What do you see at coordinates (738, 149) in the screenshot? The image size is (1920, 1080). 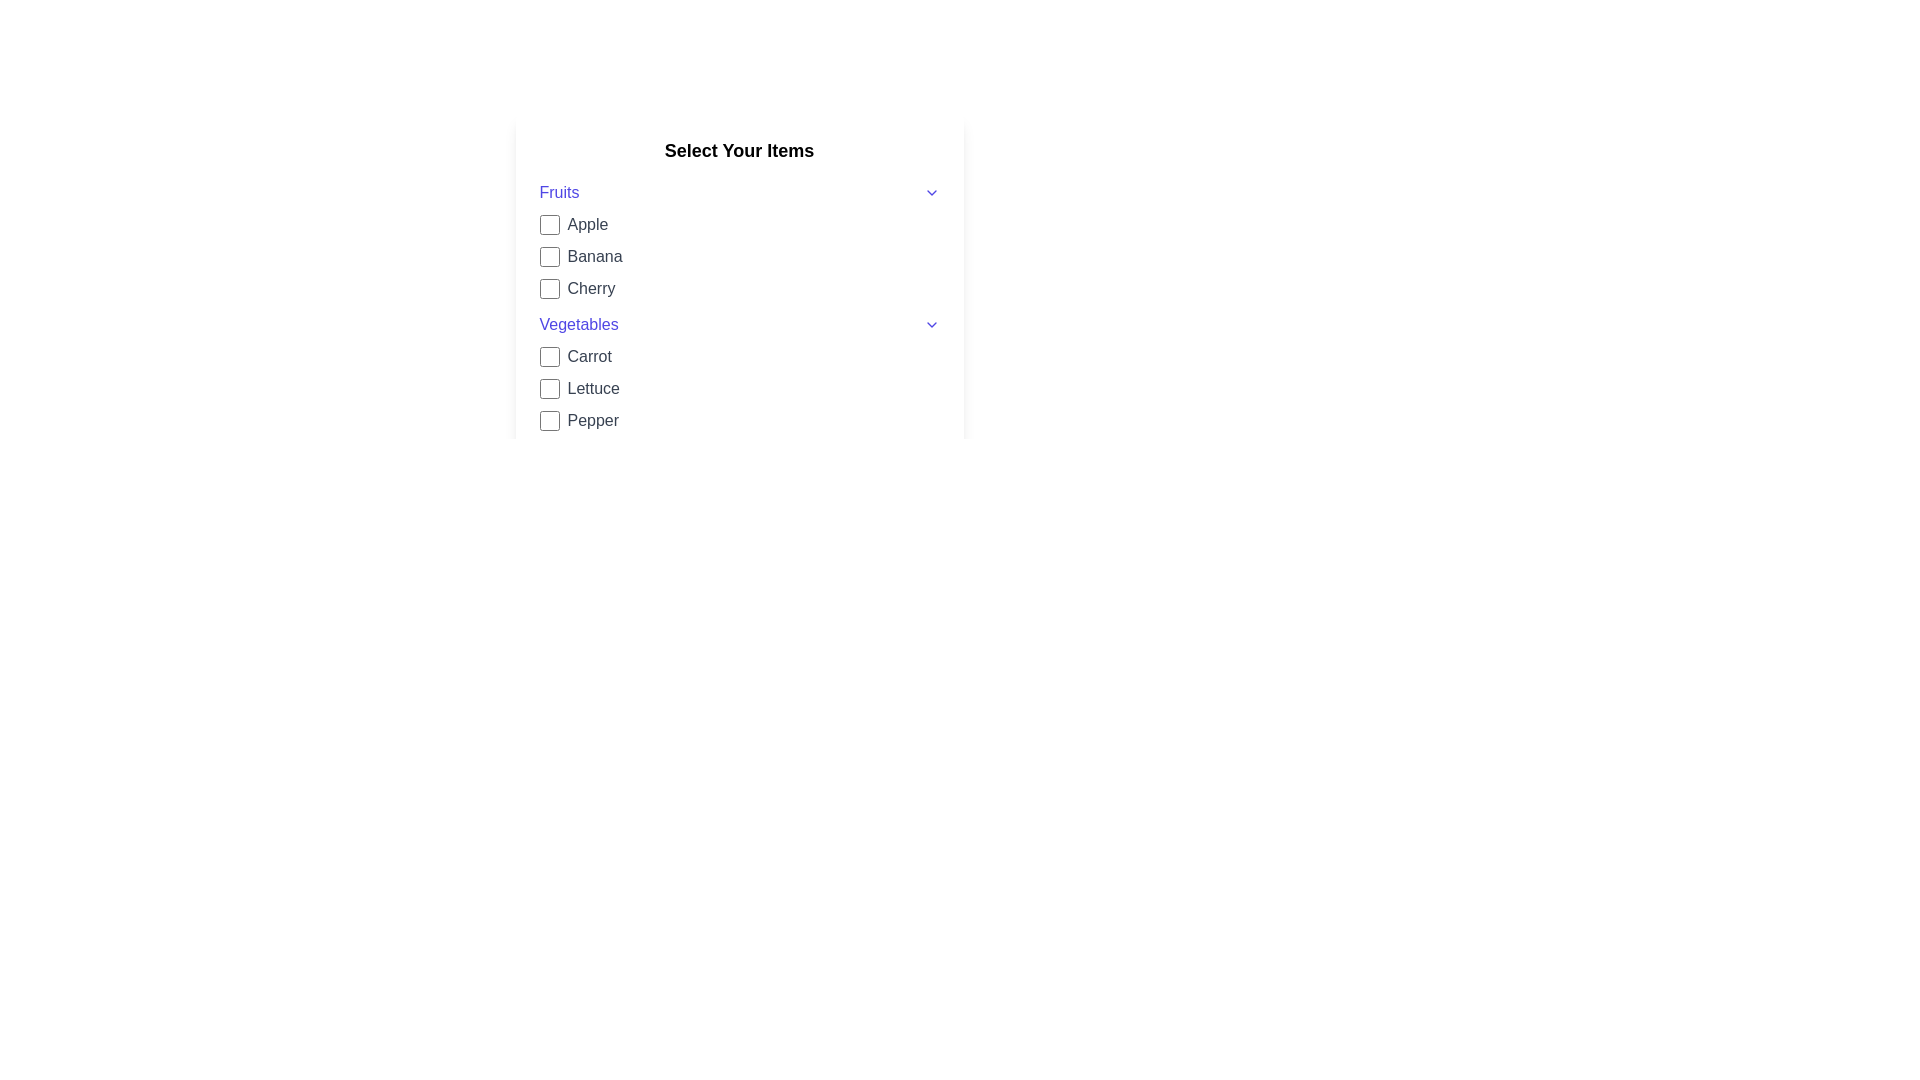 I see `text from the header label that displays 'Select Your Items', which is prominently placed at the top of the form-like interface` at bounding box center [738, 149].